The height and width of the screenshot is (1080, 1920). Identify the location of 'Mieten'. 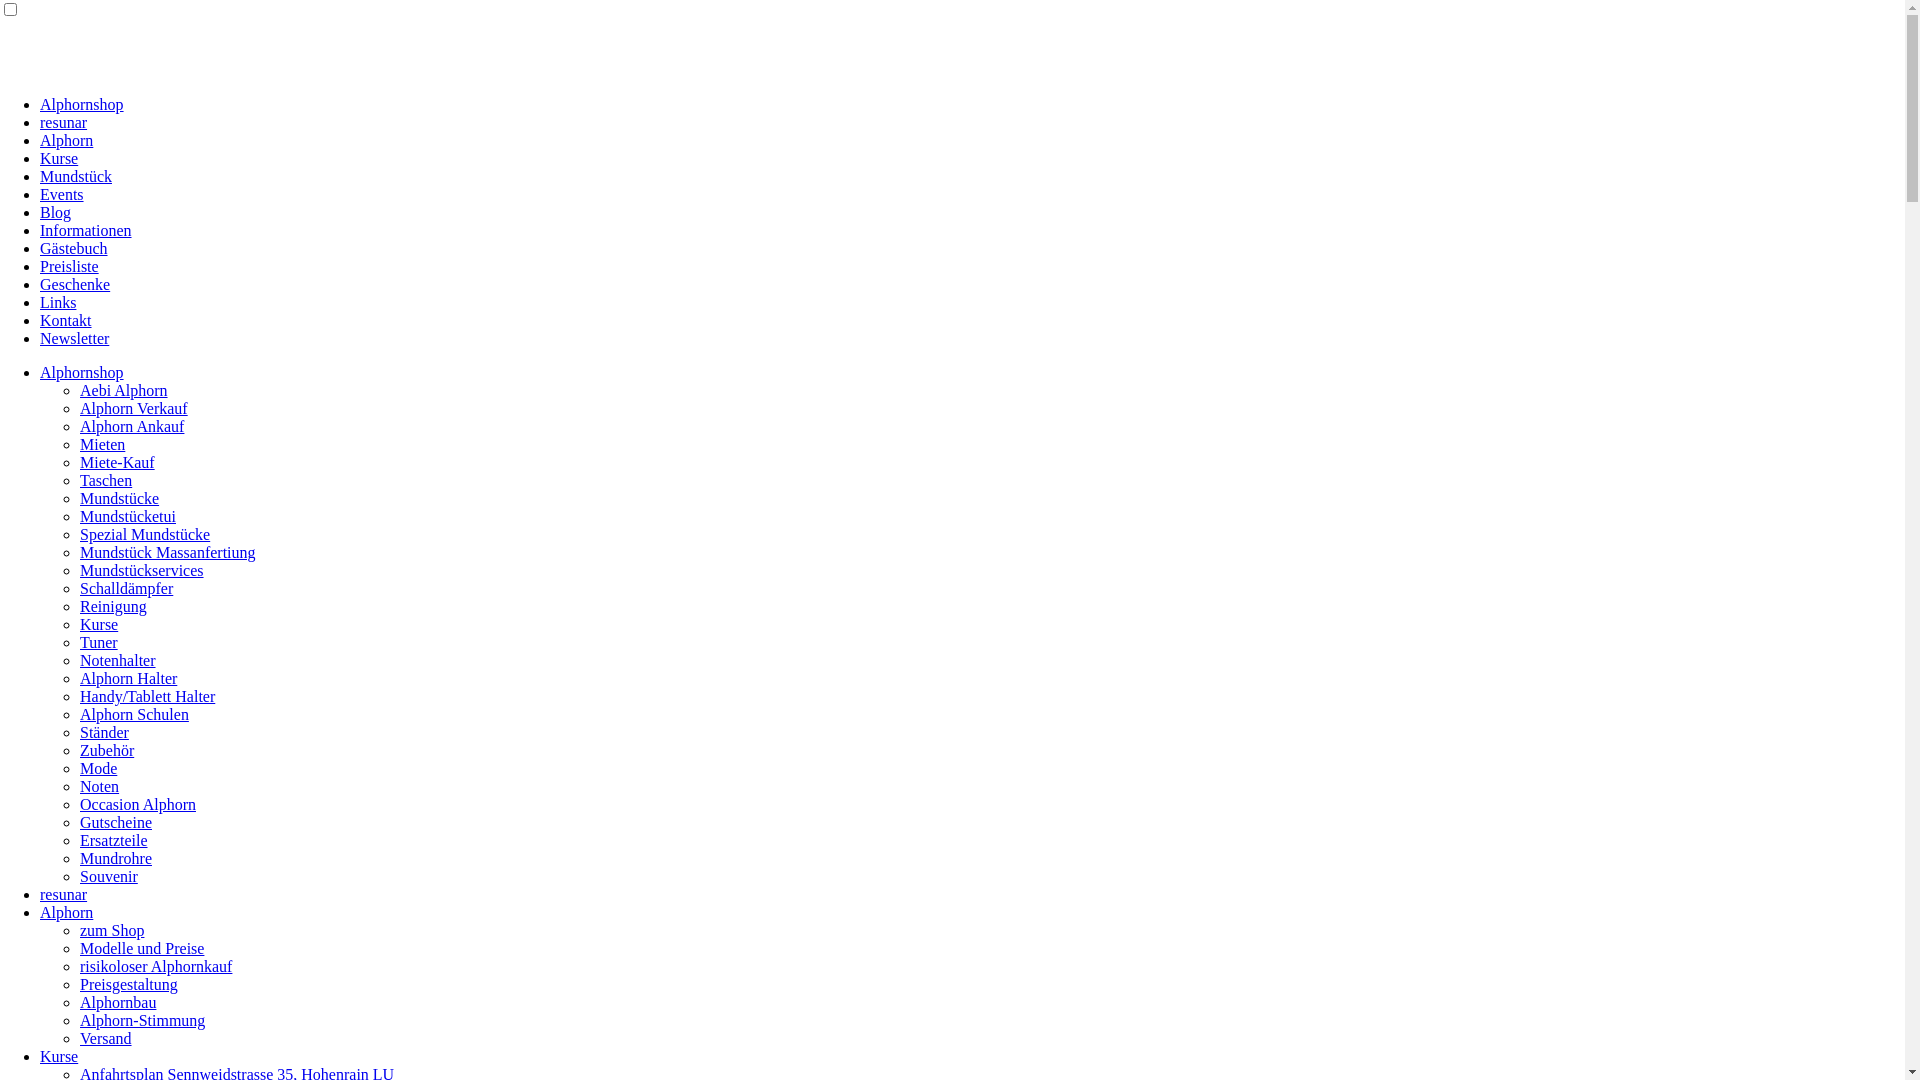
(101, 443).